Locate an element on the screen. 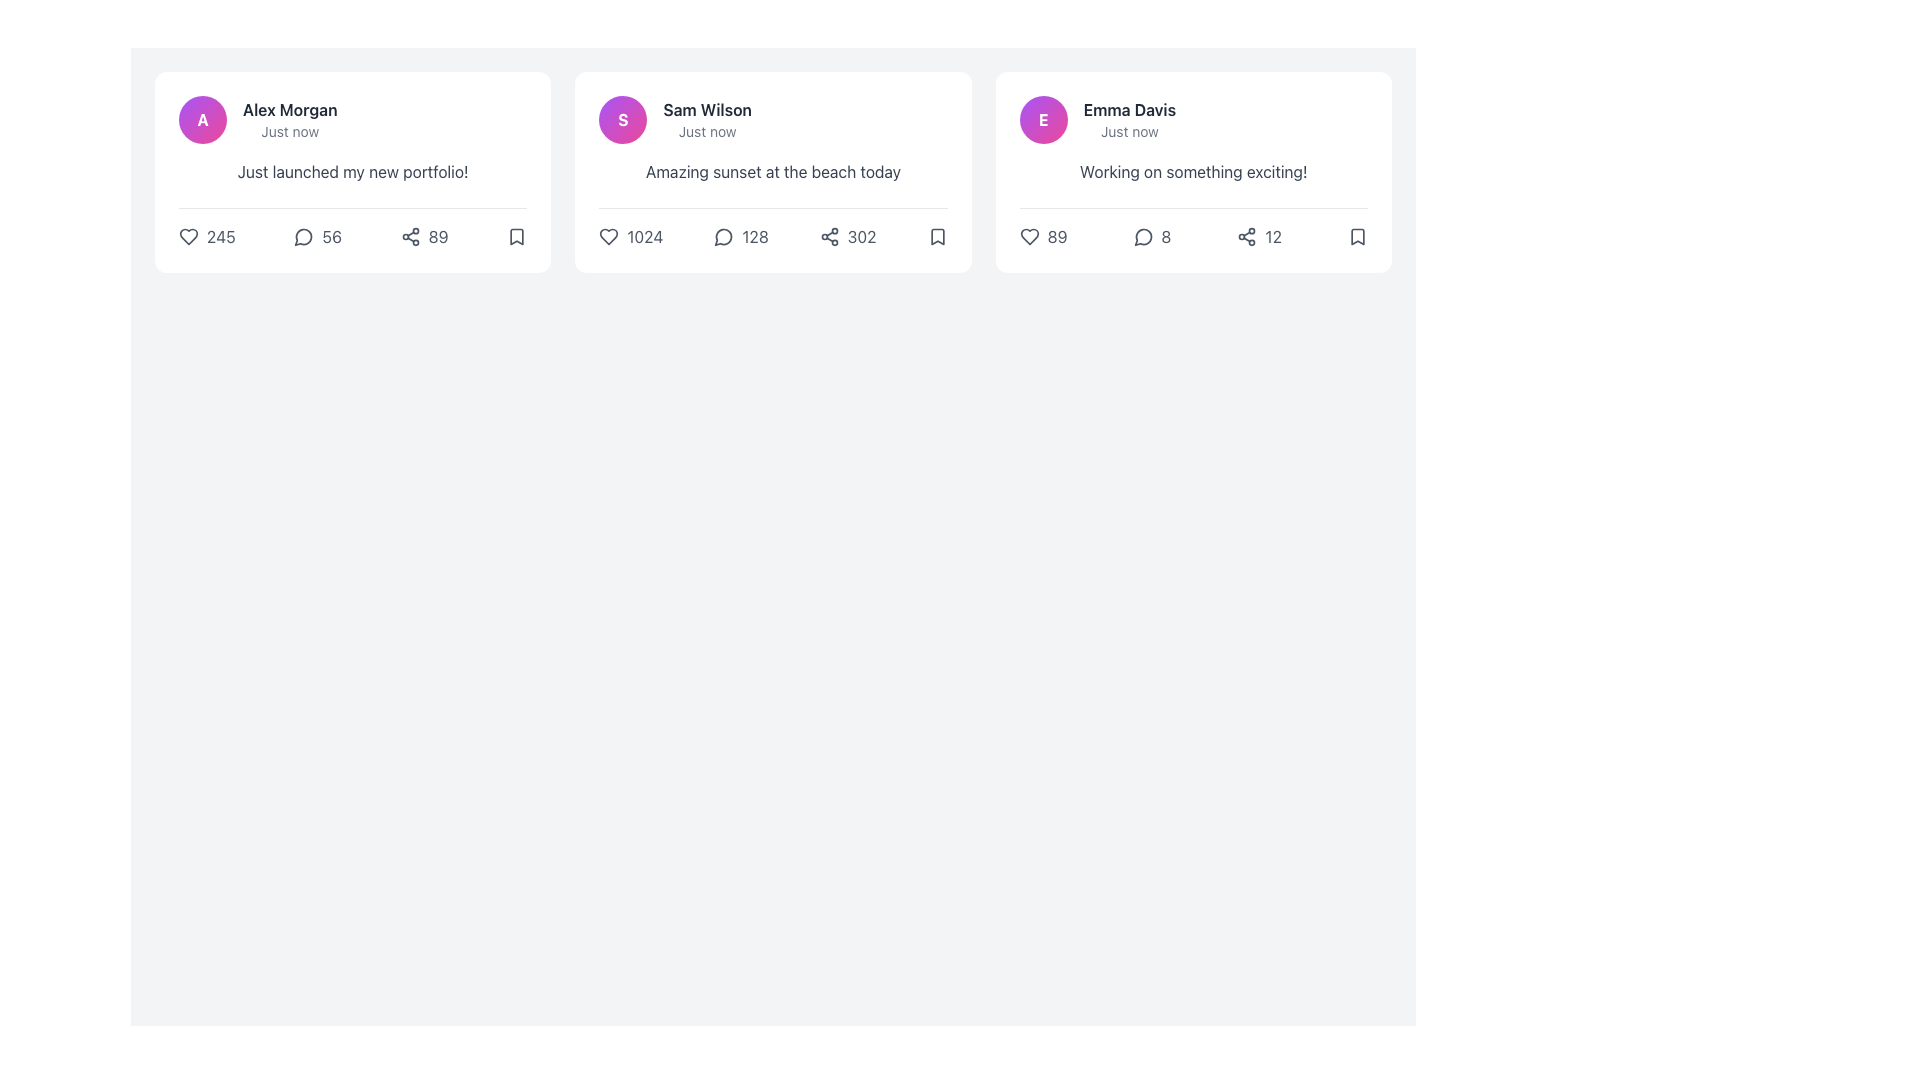  the circular avatar with a gradient background transitioning from purple to pink, containing the white letter 'A' in the center, located to the left of the text 'Alex Morgan' and 'Just now' is located at coordinates (202, 119).